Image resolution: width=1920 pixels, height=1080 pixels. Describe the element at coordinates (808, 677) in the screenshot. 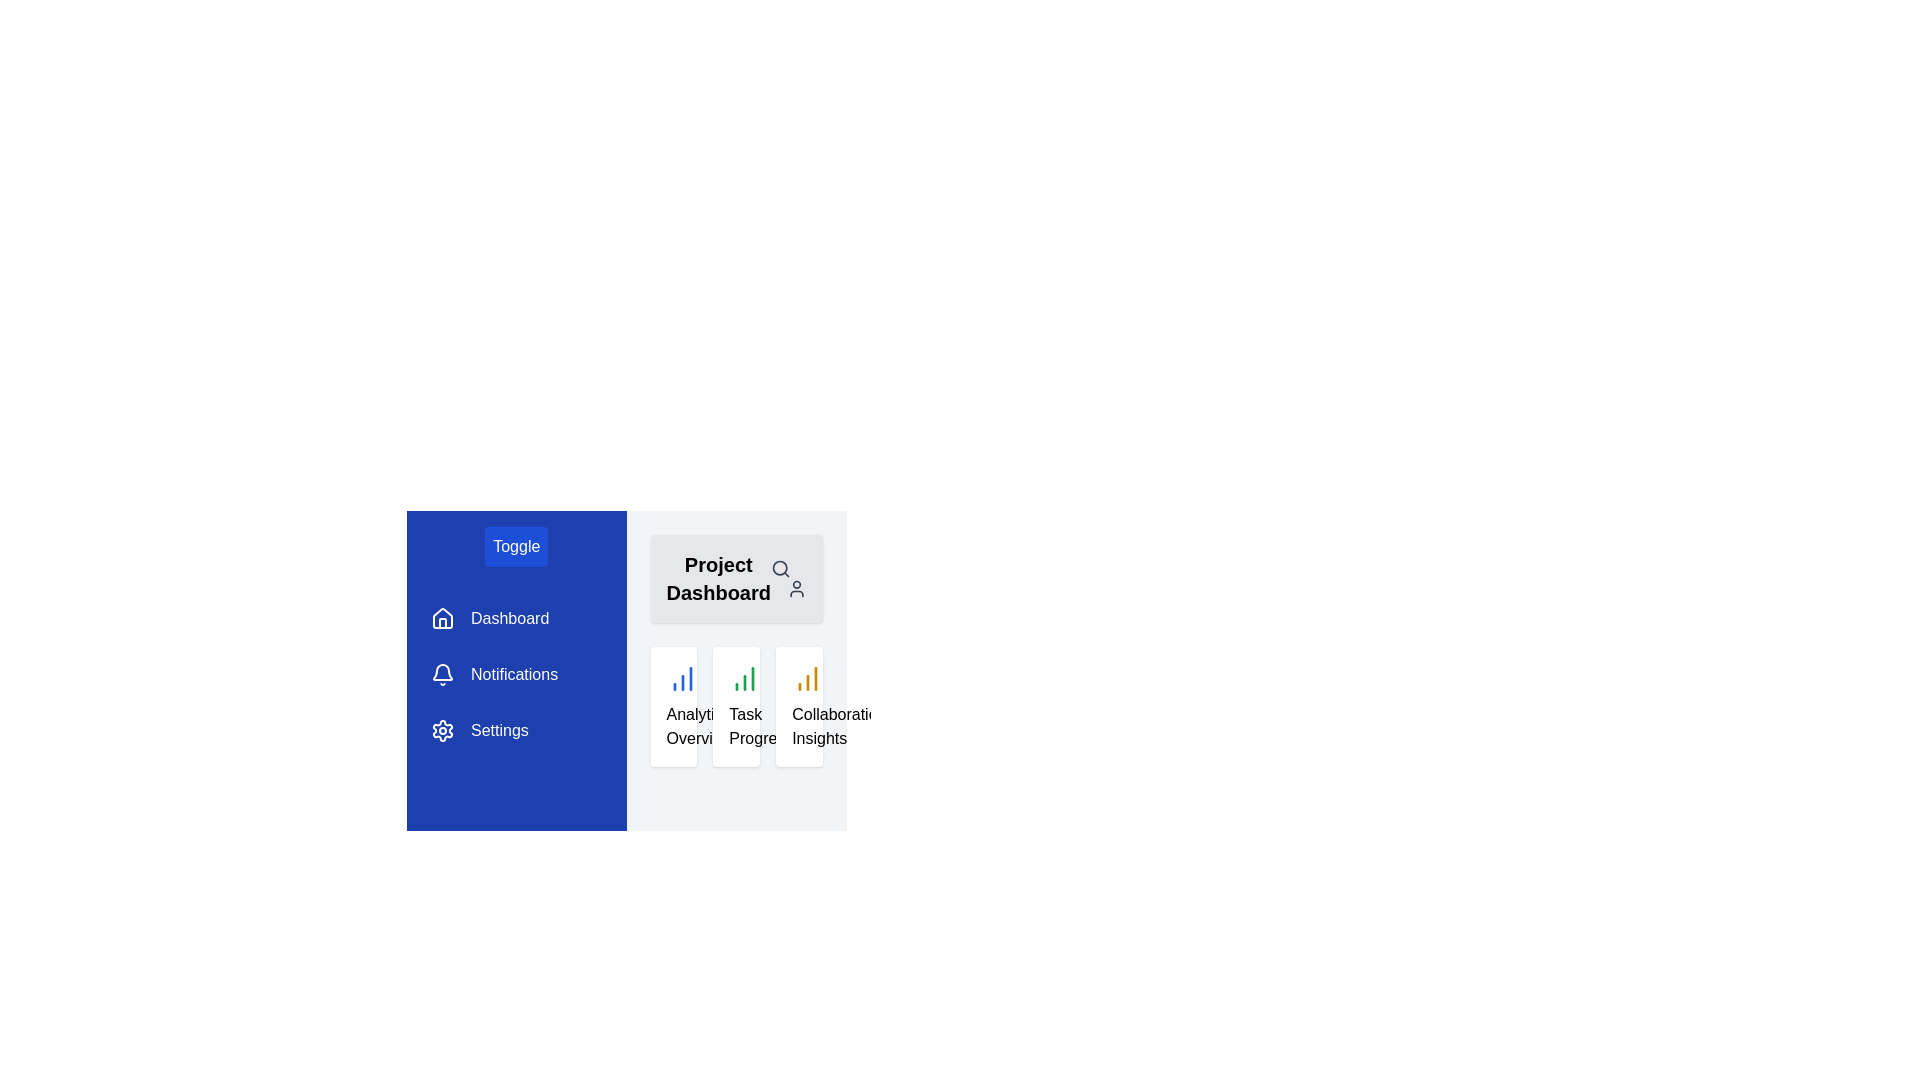

I see `the three-bar increasing column chart icon, styled in yellow, located at the top-left corner of the 'Collaboration Insights' card for informational purposes` at that location.